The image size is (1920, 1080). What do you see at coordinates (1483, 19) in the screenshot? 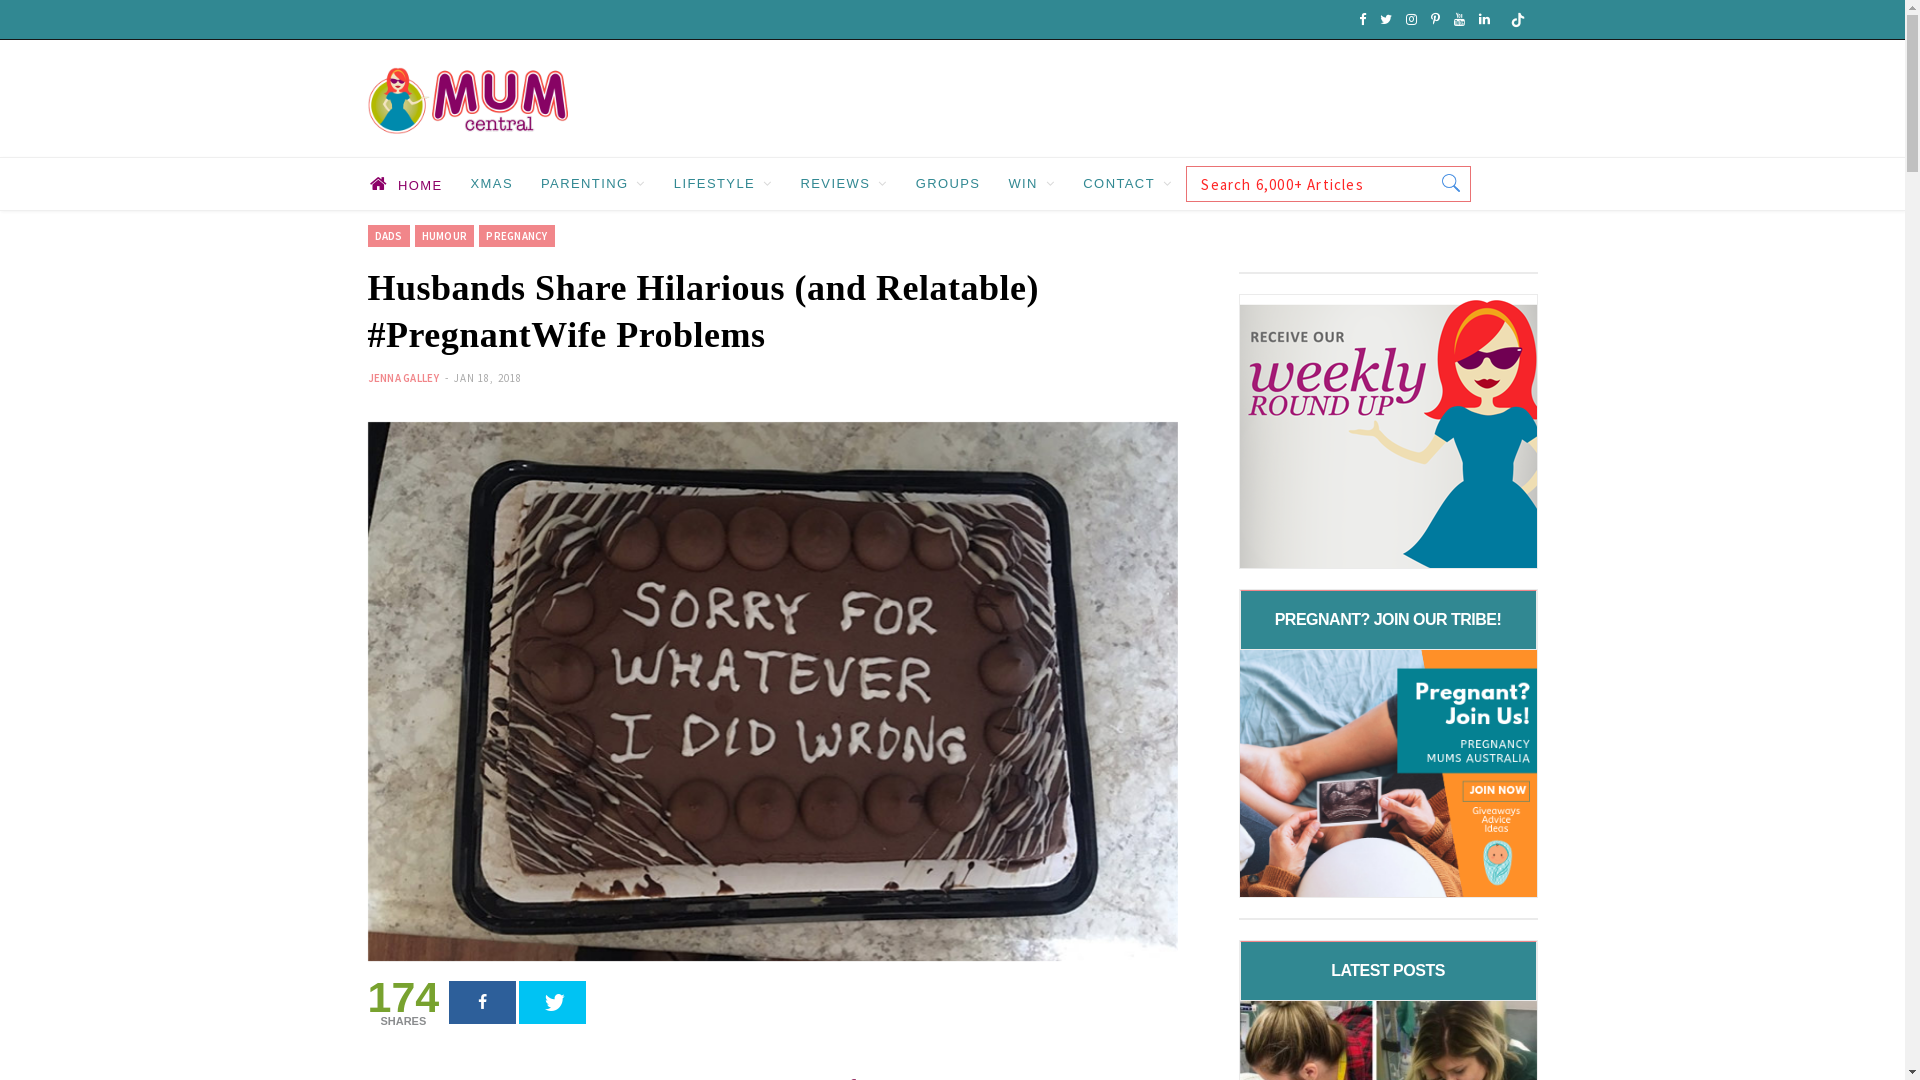
I see `'LinkedIn'` at bounding box center [1483, 19].